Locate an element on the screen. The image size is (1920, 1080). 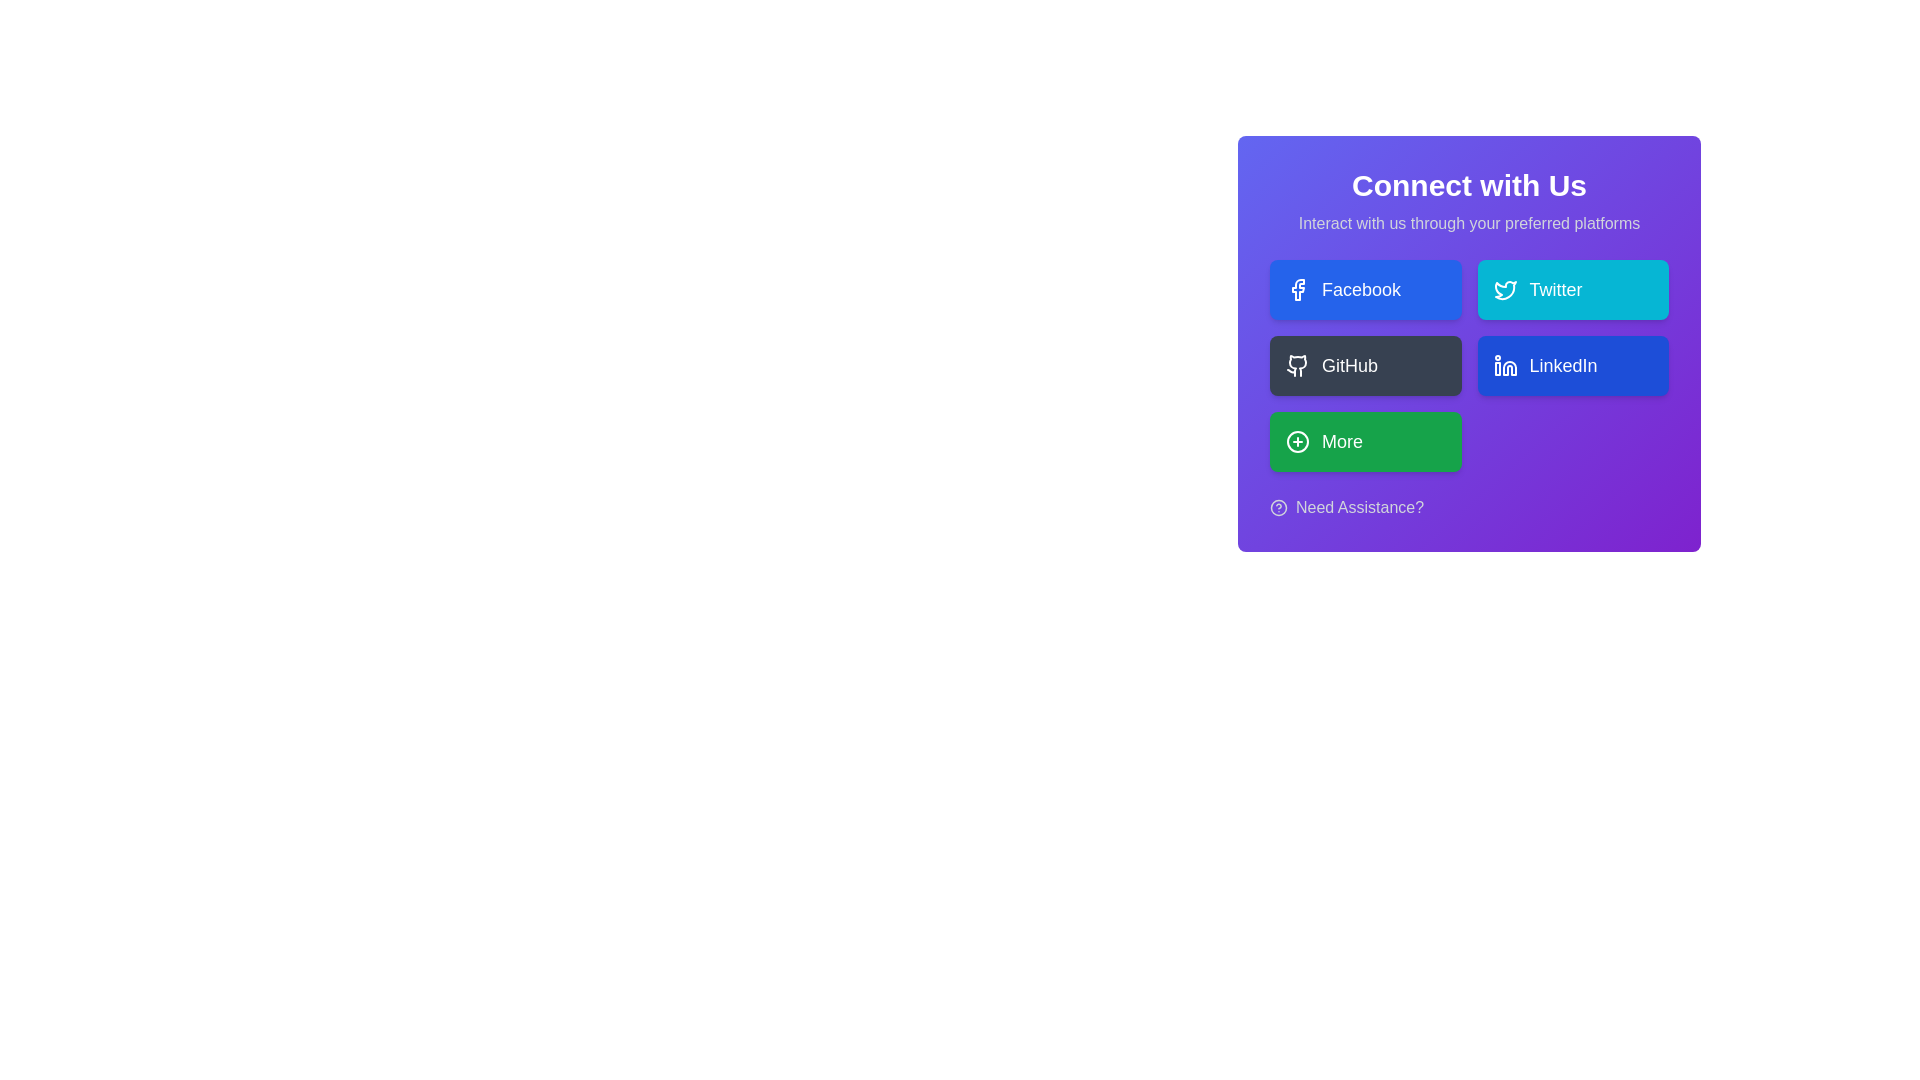
the decorative or informational Circle element within the SVG graphic, located near the bottom-right of the layout, adjacent to the 'Need Assistance?' label is located at coordinates (1277, 507).